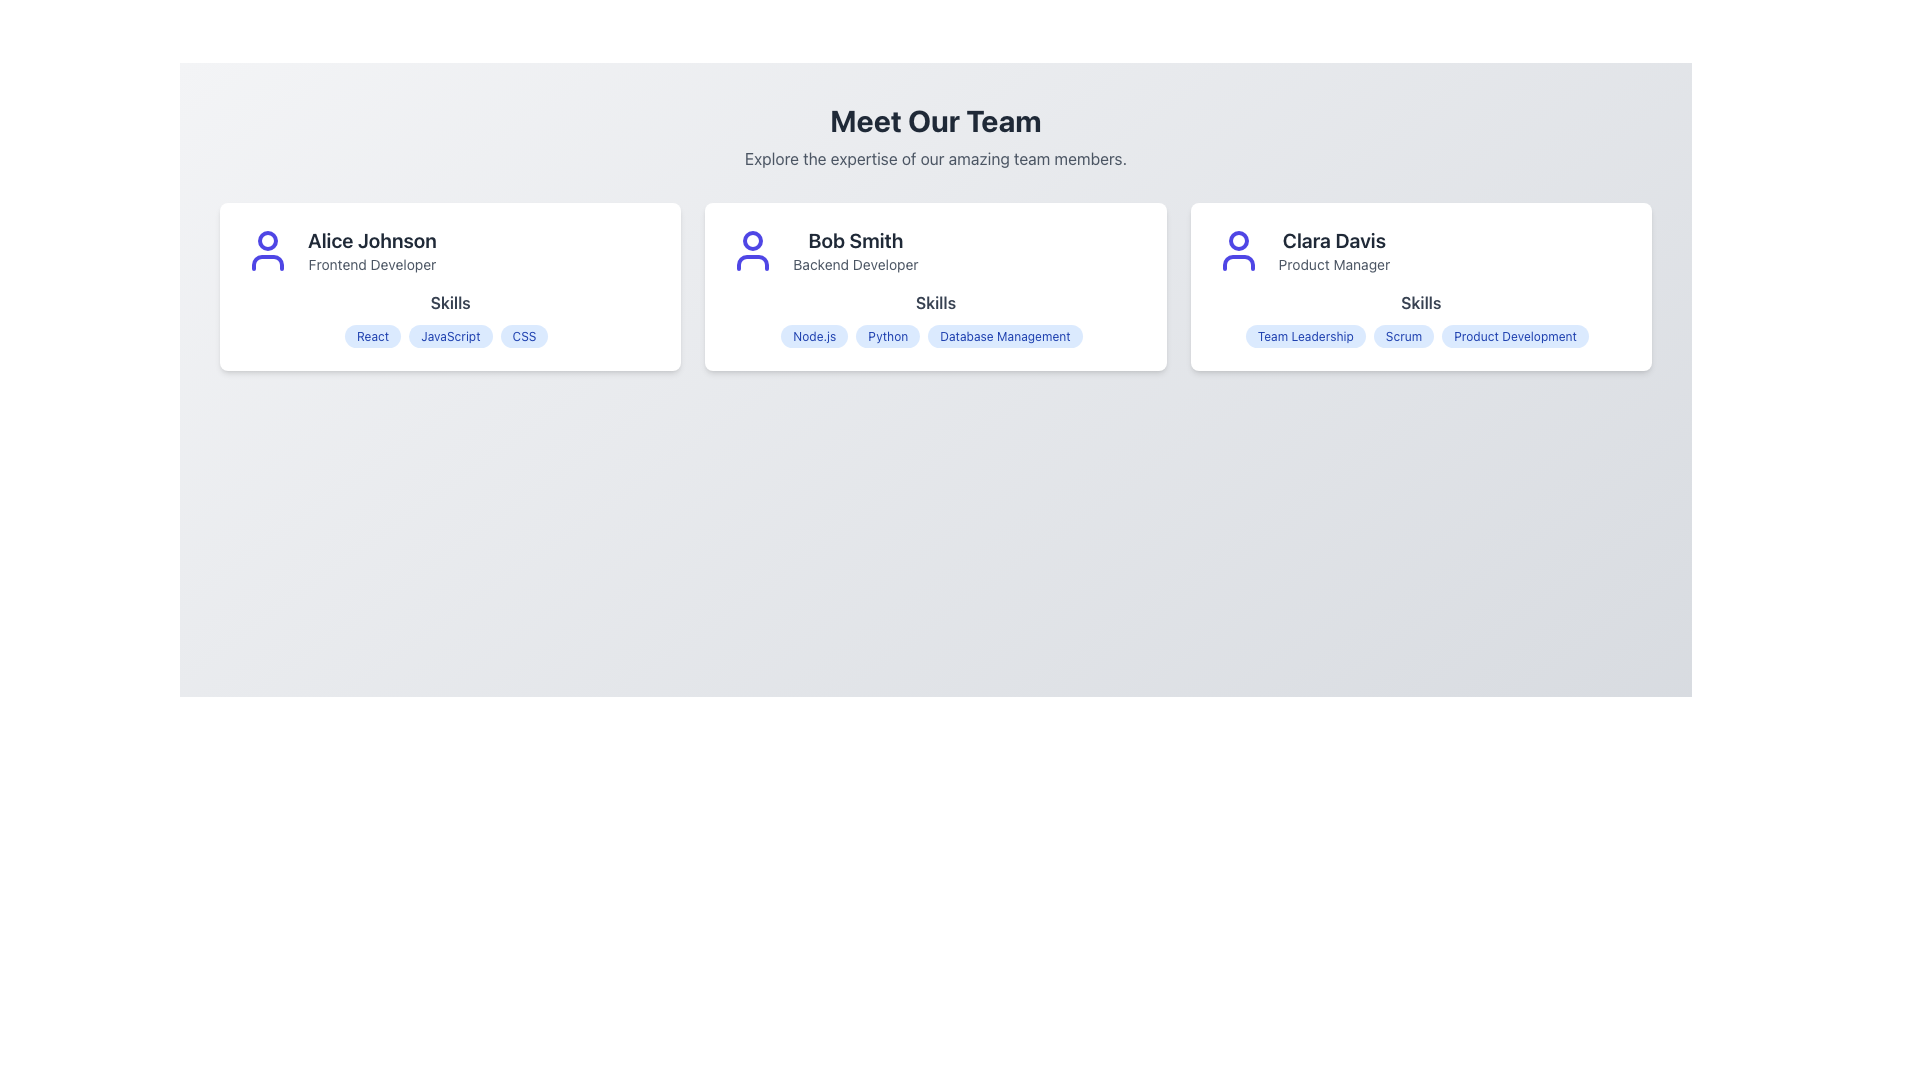  I want to click on the text label displaying 'Clara Davis' in bold, large font located at the top of the card in the rightmost column of the layout, so click(1334, 239).